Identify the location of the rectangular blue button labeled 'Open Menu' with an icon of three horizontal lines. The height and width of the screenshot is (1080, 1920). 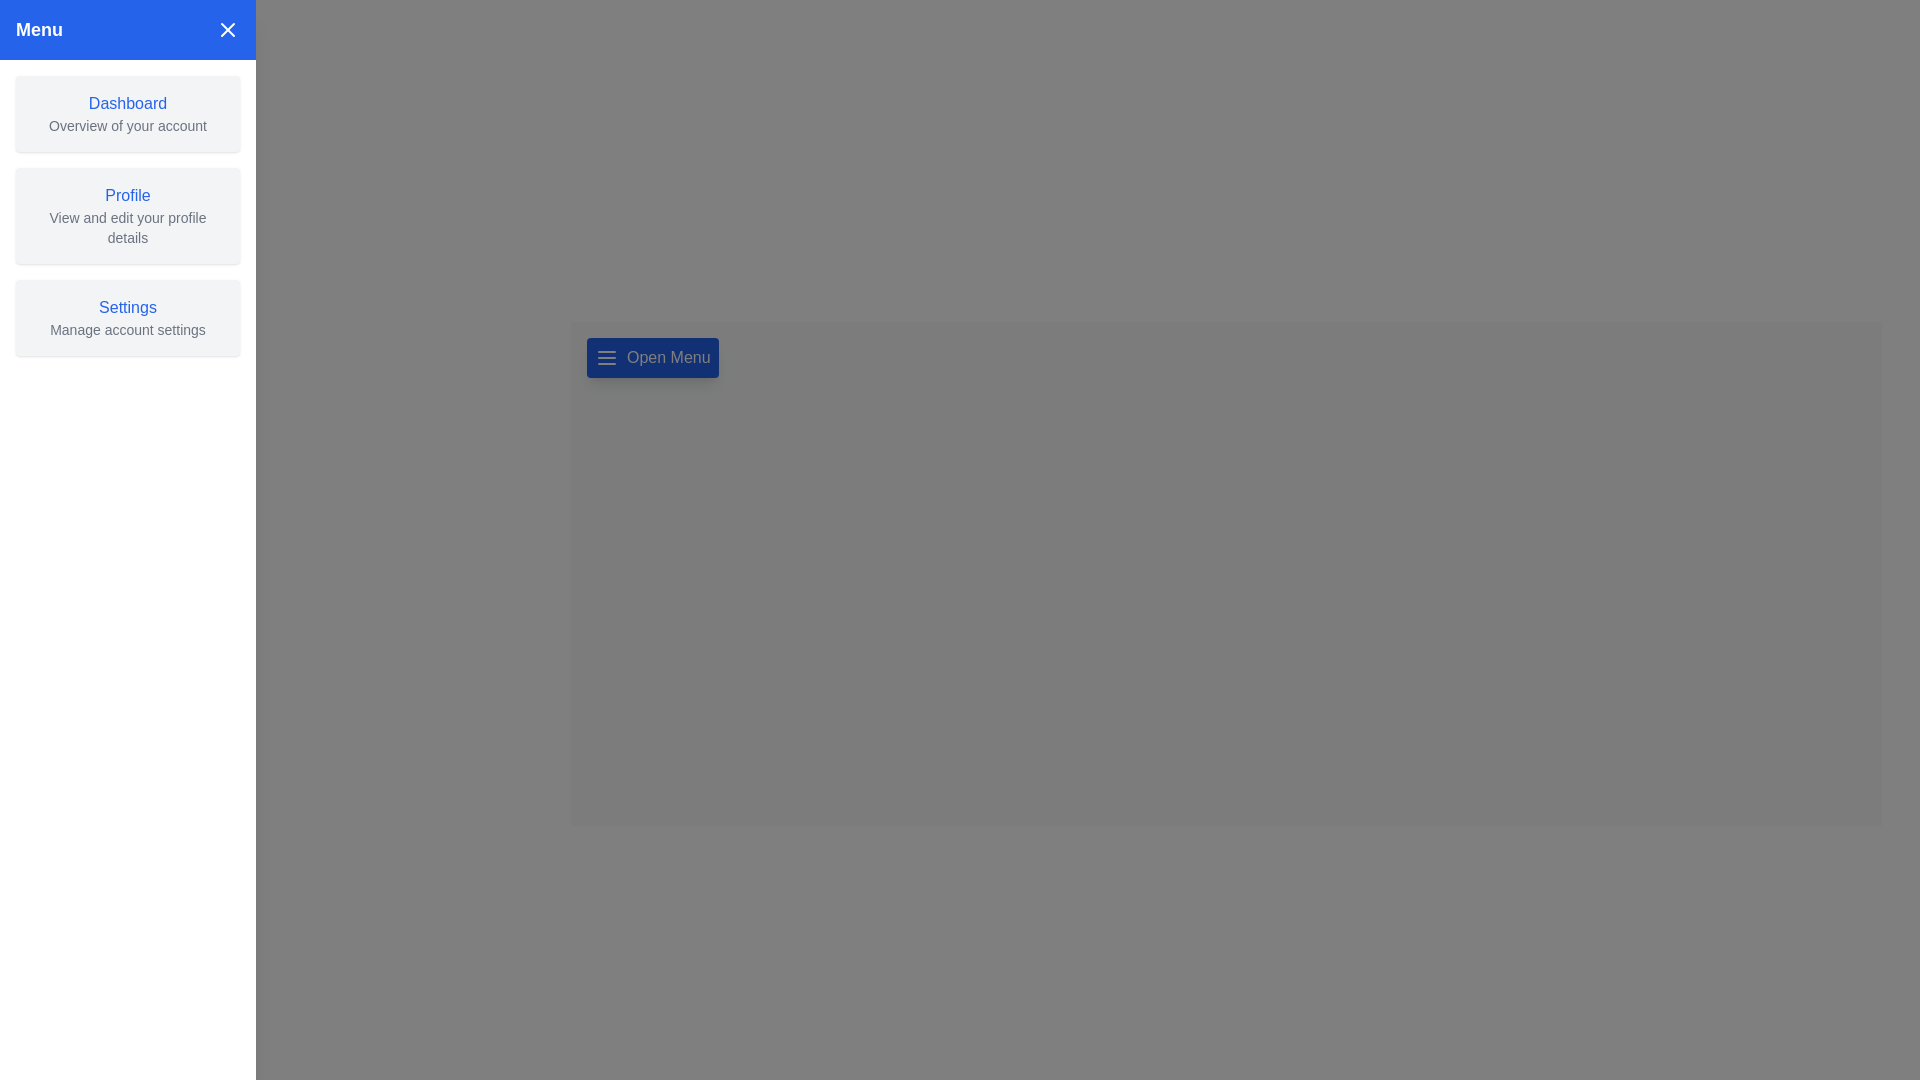
(652, 357).